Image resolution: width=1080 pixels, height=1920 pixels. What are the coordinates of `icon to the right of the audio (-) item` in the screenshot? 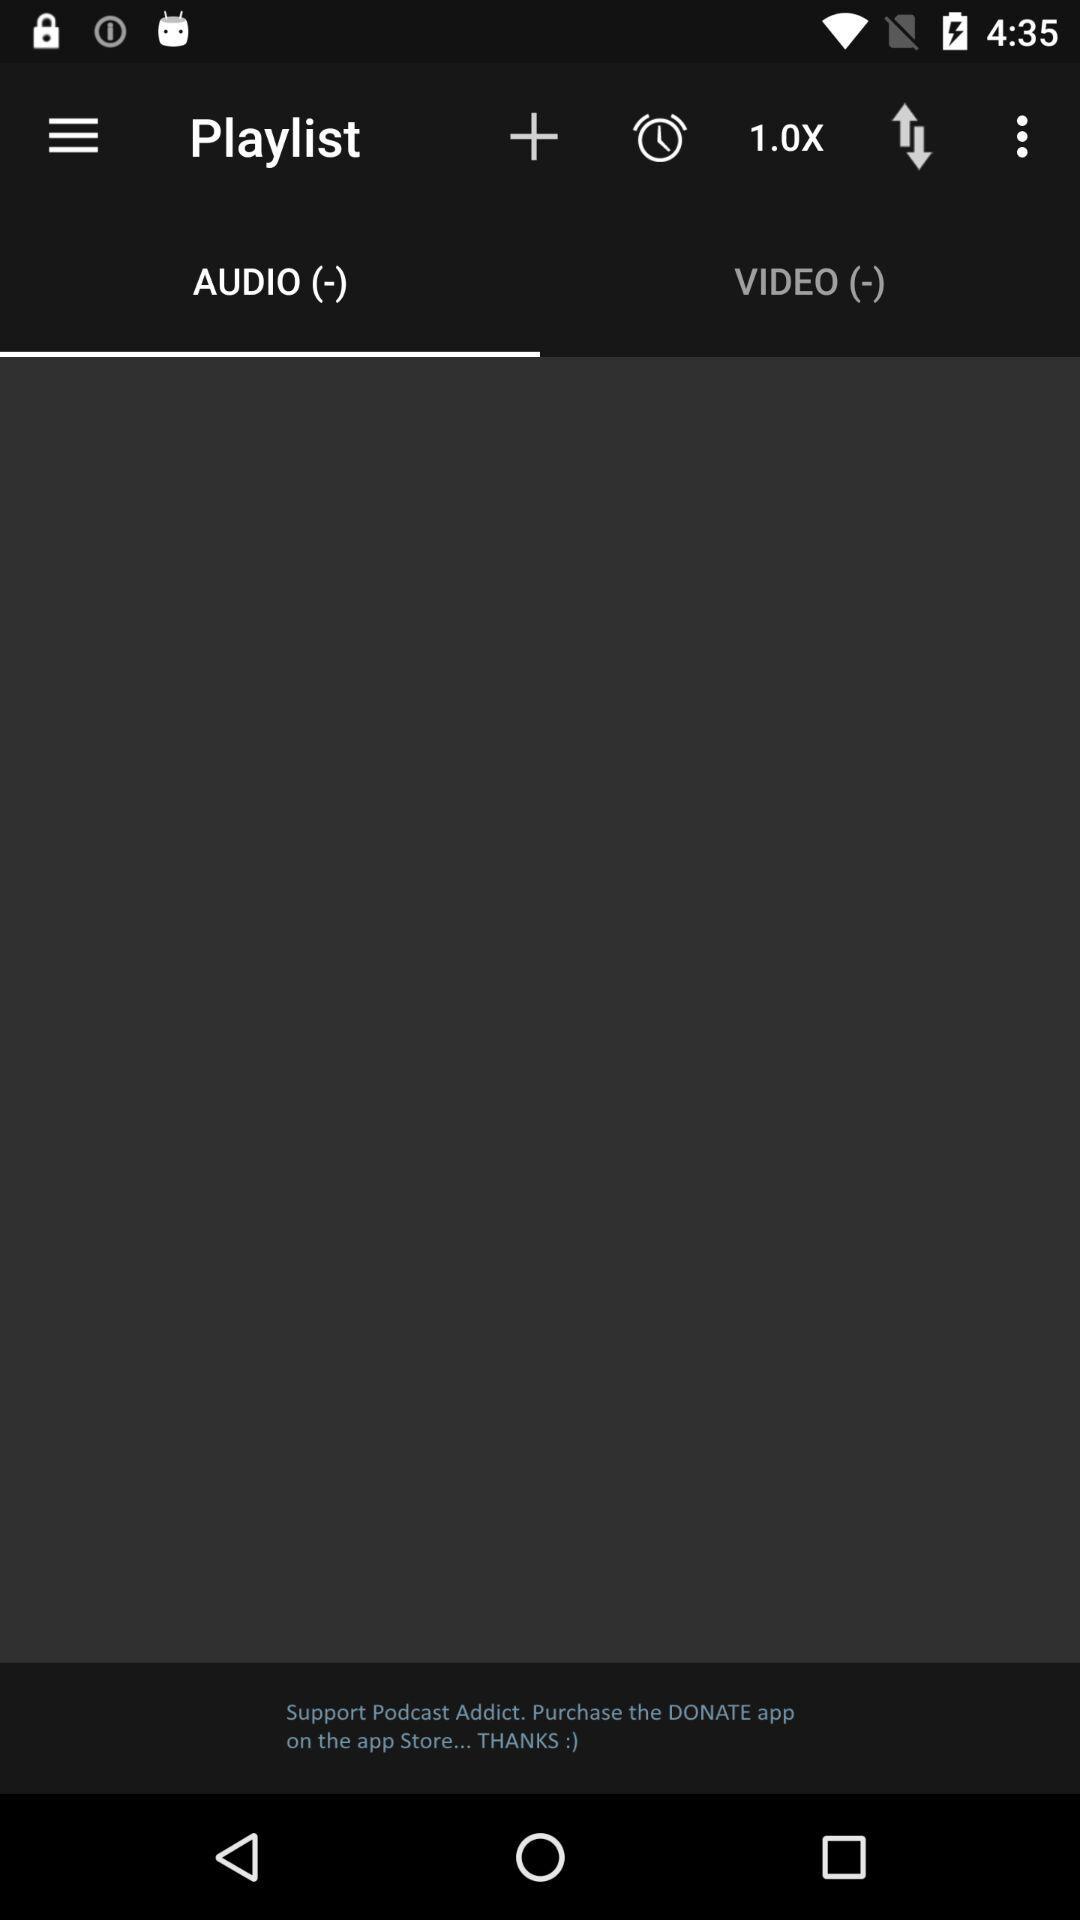 It's located at (810, 279).